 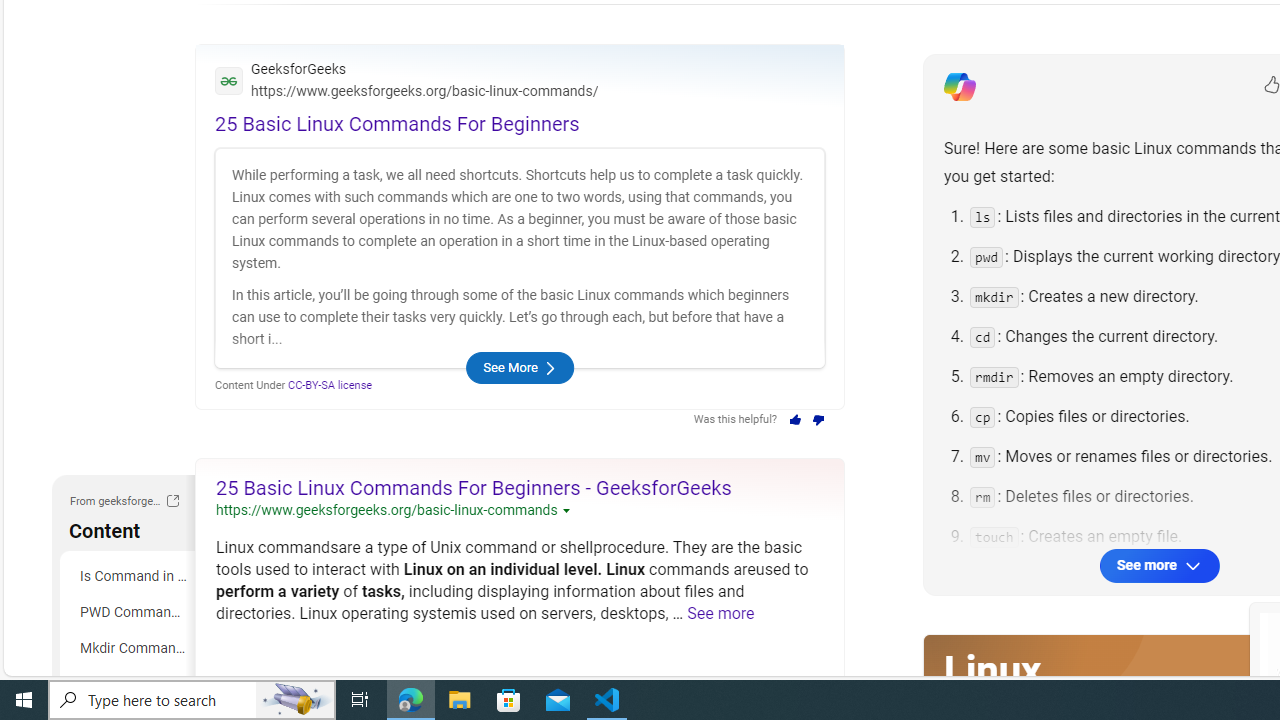 I want to click on '25 Basic Linux Commands For Beginners', so click(x=397, y=124).